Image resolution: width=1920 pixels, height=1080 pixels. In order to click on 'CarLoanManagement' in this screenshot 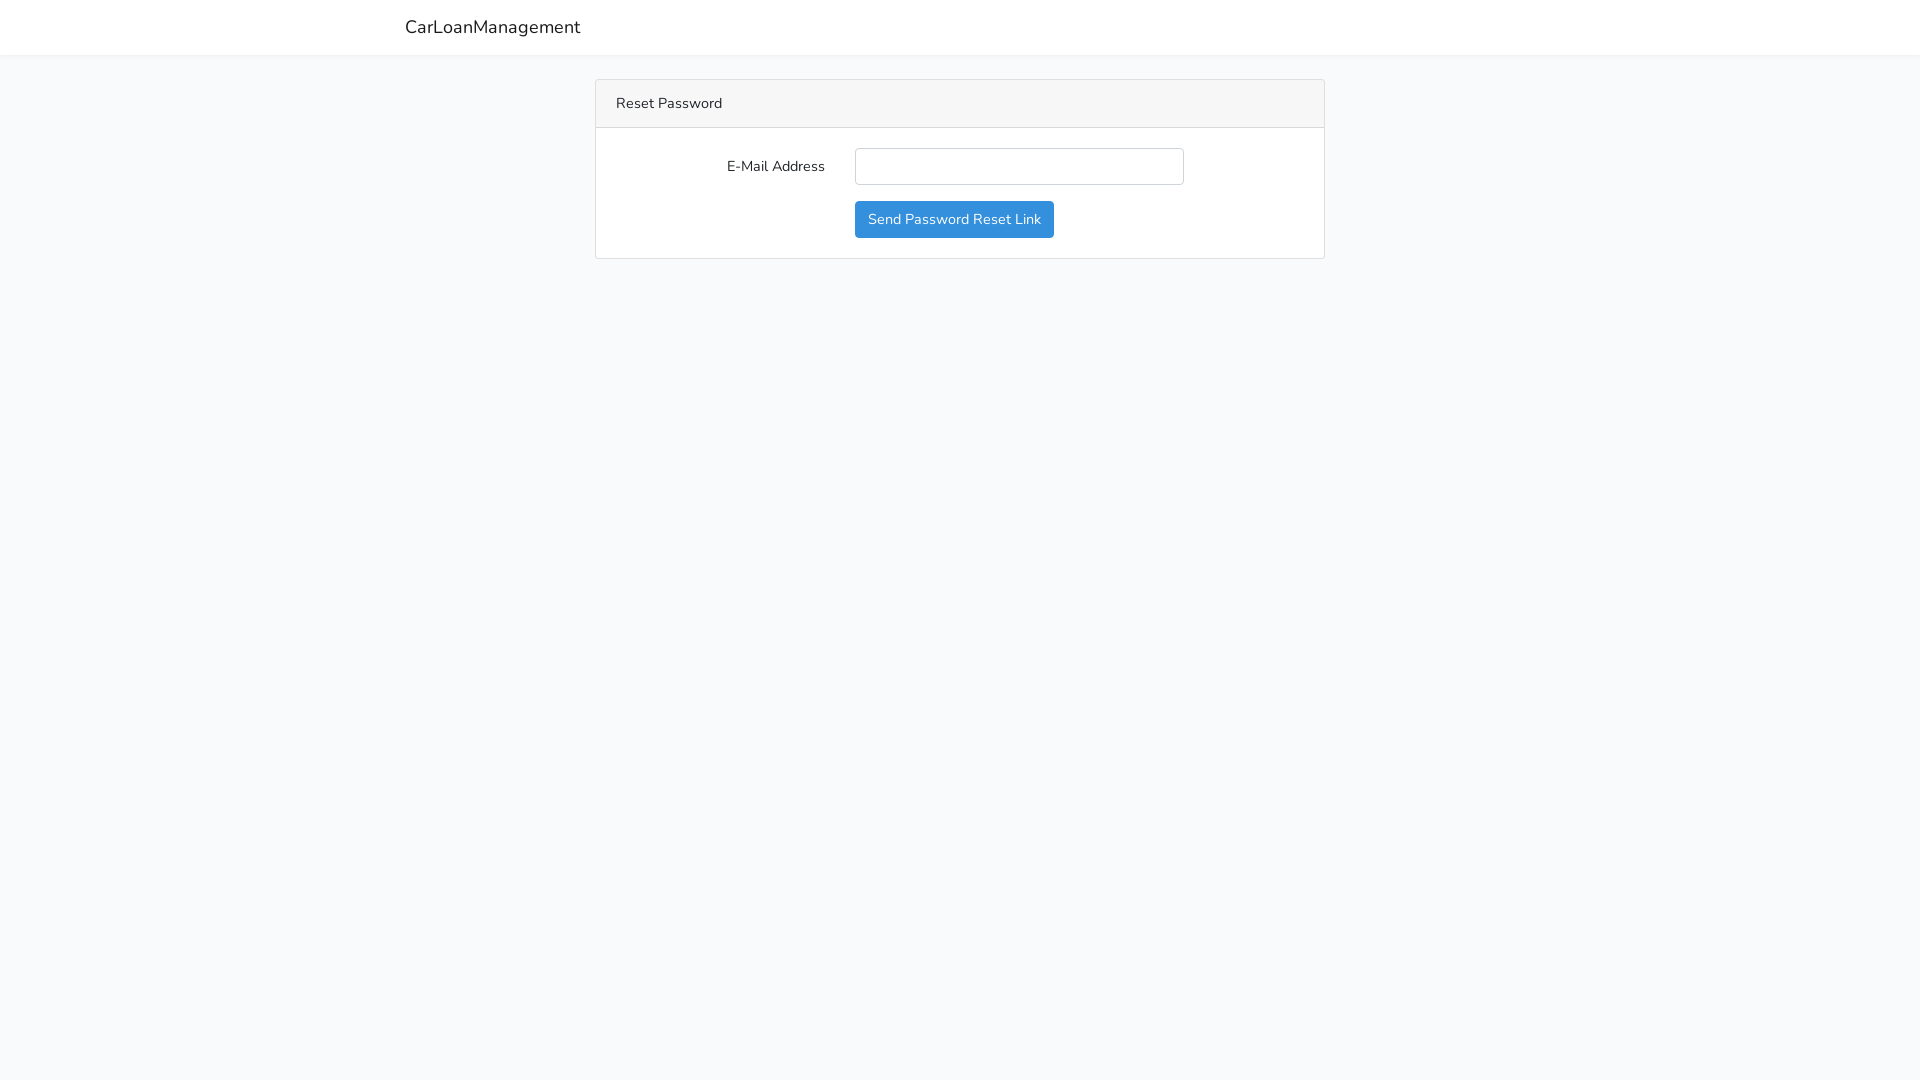, I will do `click(492, 27)`.